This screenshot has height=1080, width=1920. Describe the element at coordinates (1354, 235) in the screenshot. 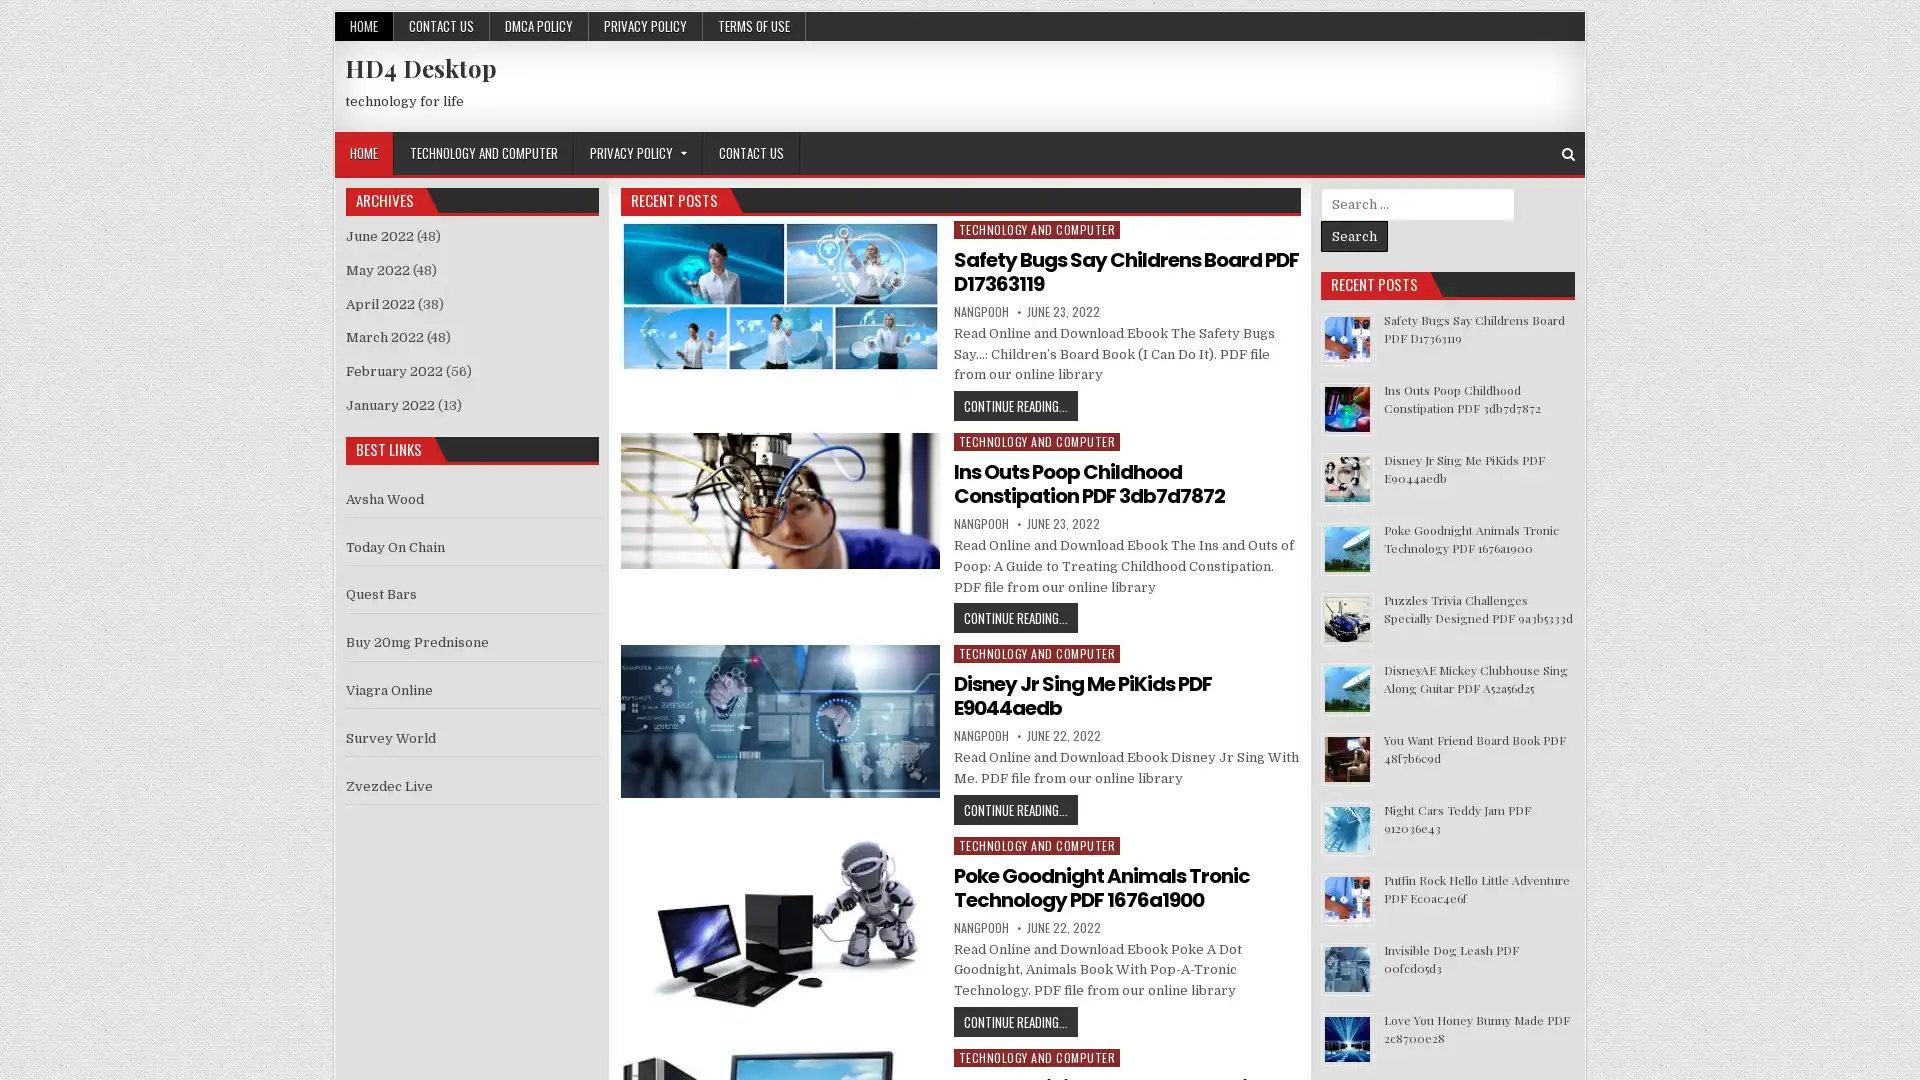

I see `Search` at that location.